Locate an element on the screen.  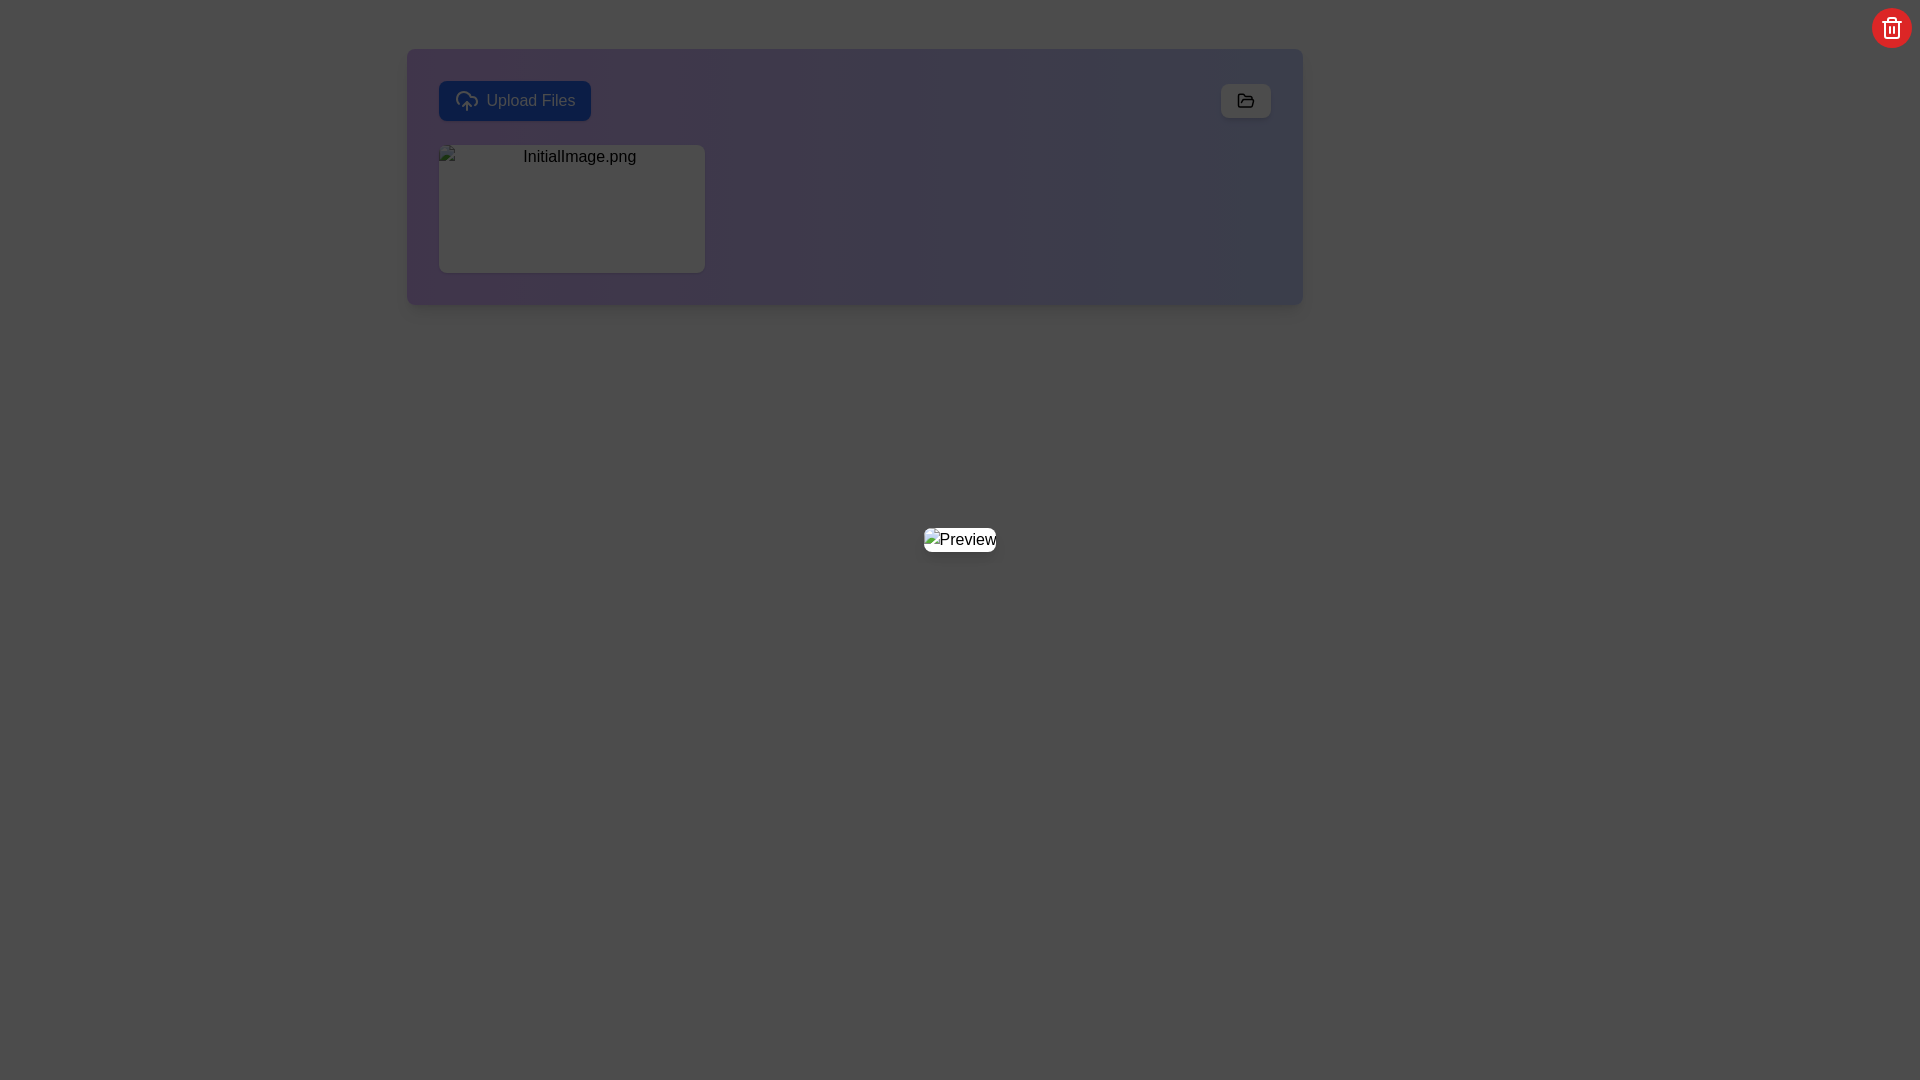
the button located at the top-right corner of the 'Upload Files' header section to activate the hover effect is located at coordinates (1244, 100).